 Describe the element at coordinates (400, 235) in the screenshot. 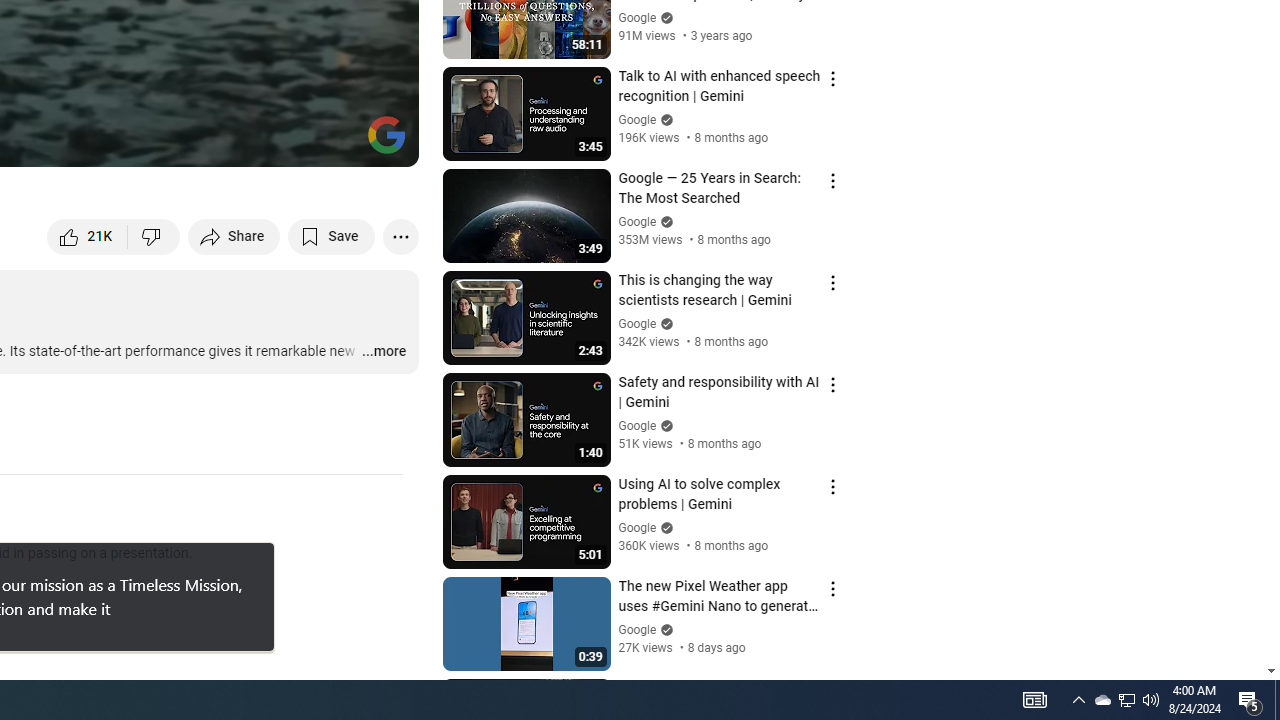

I see `'More actions'` at that location.